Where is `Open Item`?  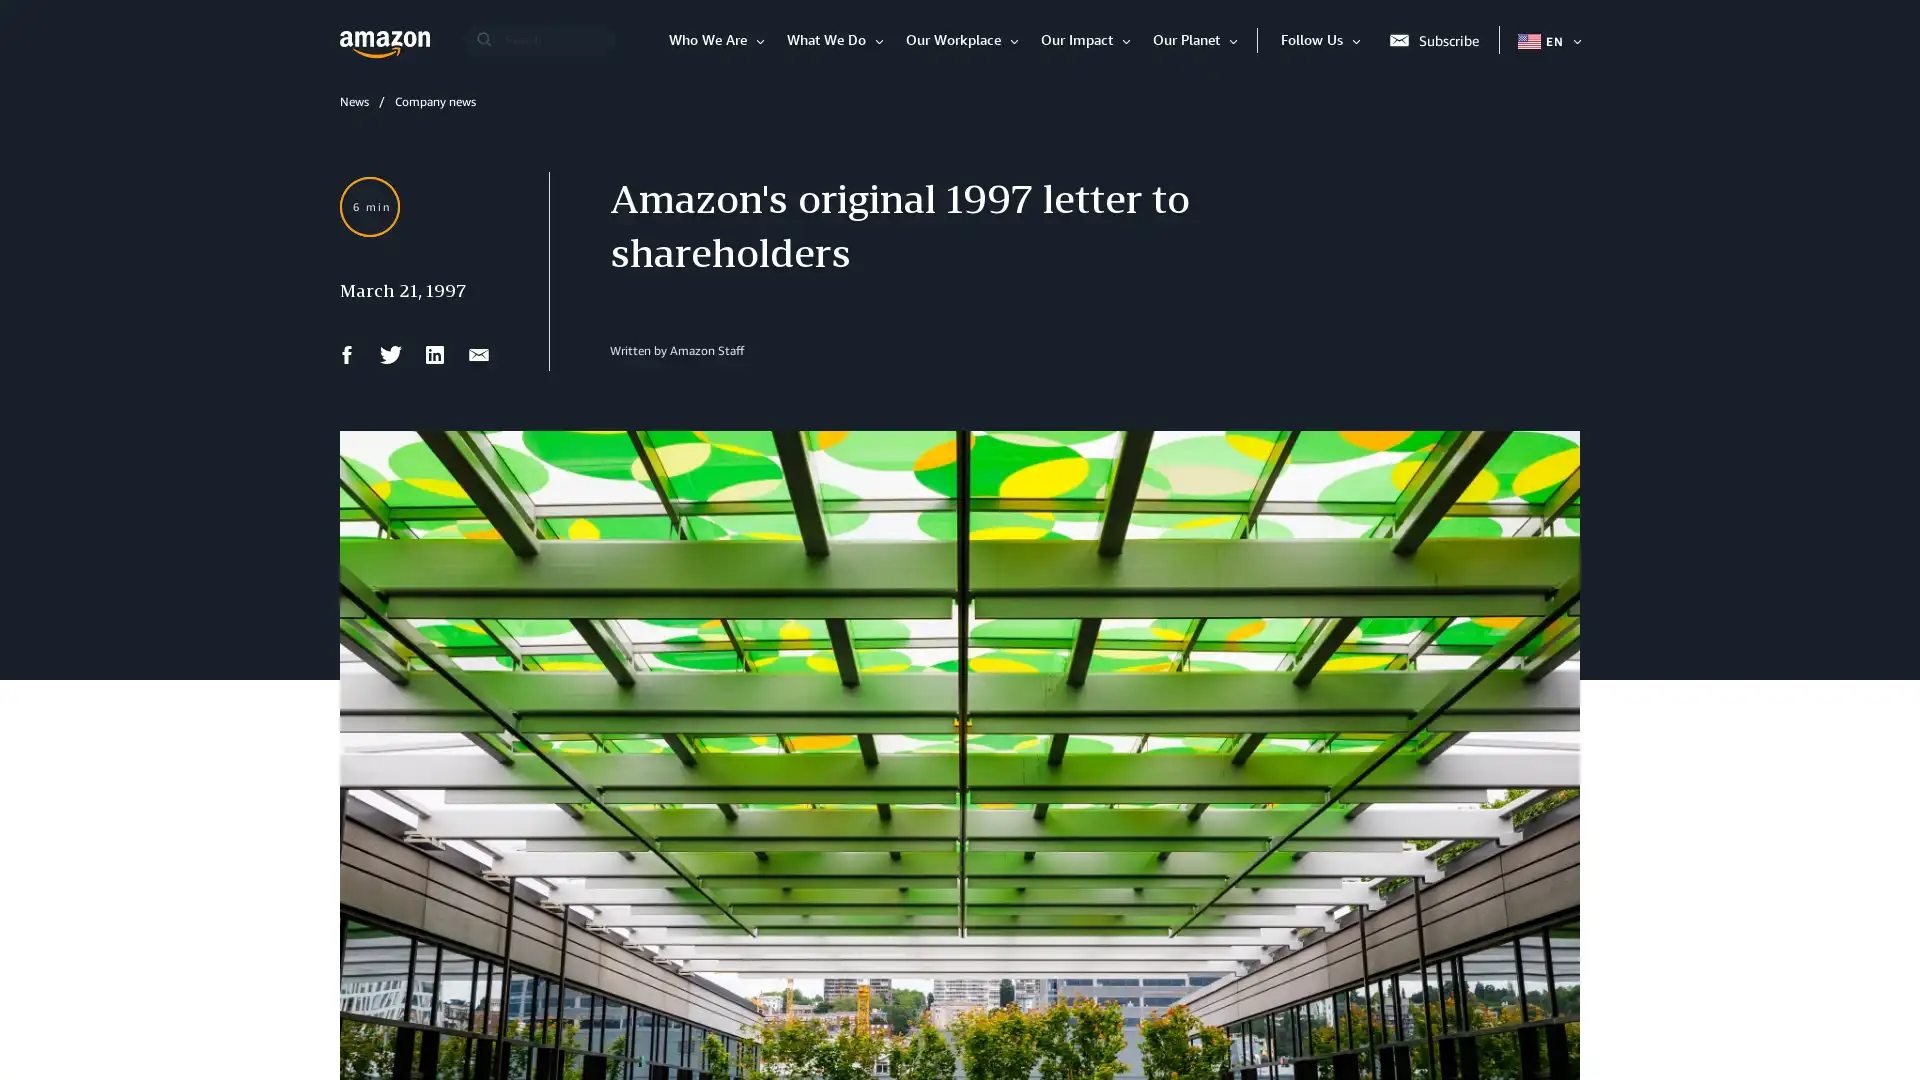 Open Item is located at coordinates (882, 39).